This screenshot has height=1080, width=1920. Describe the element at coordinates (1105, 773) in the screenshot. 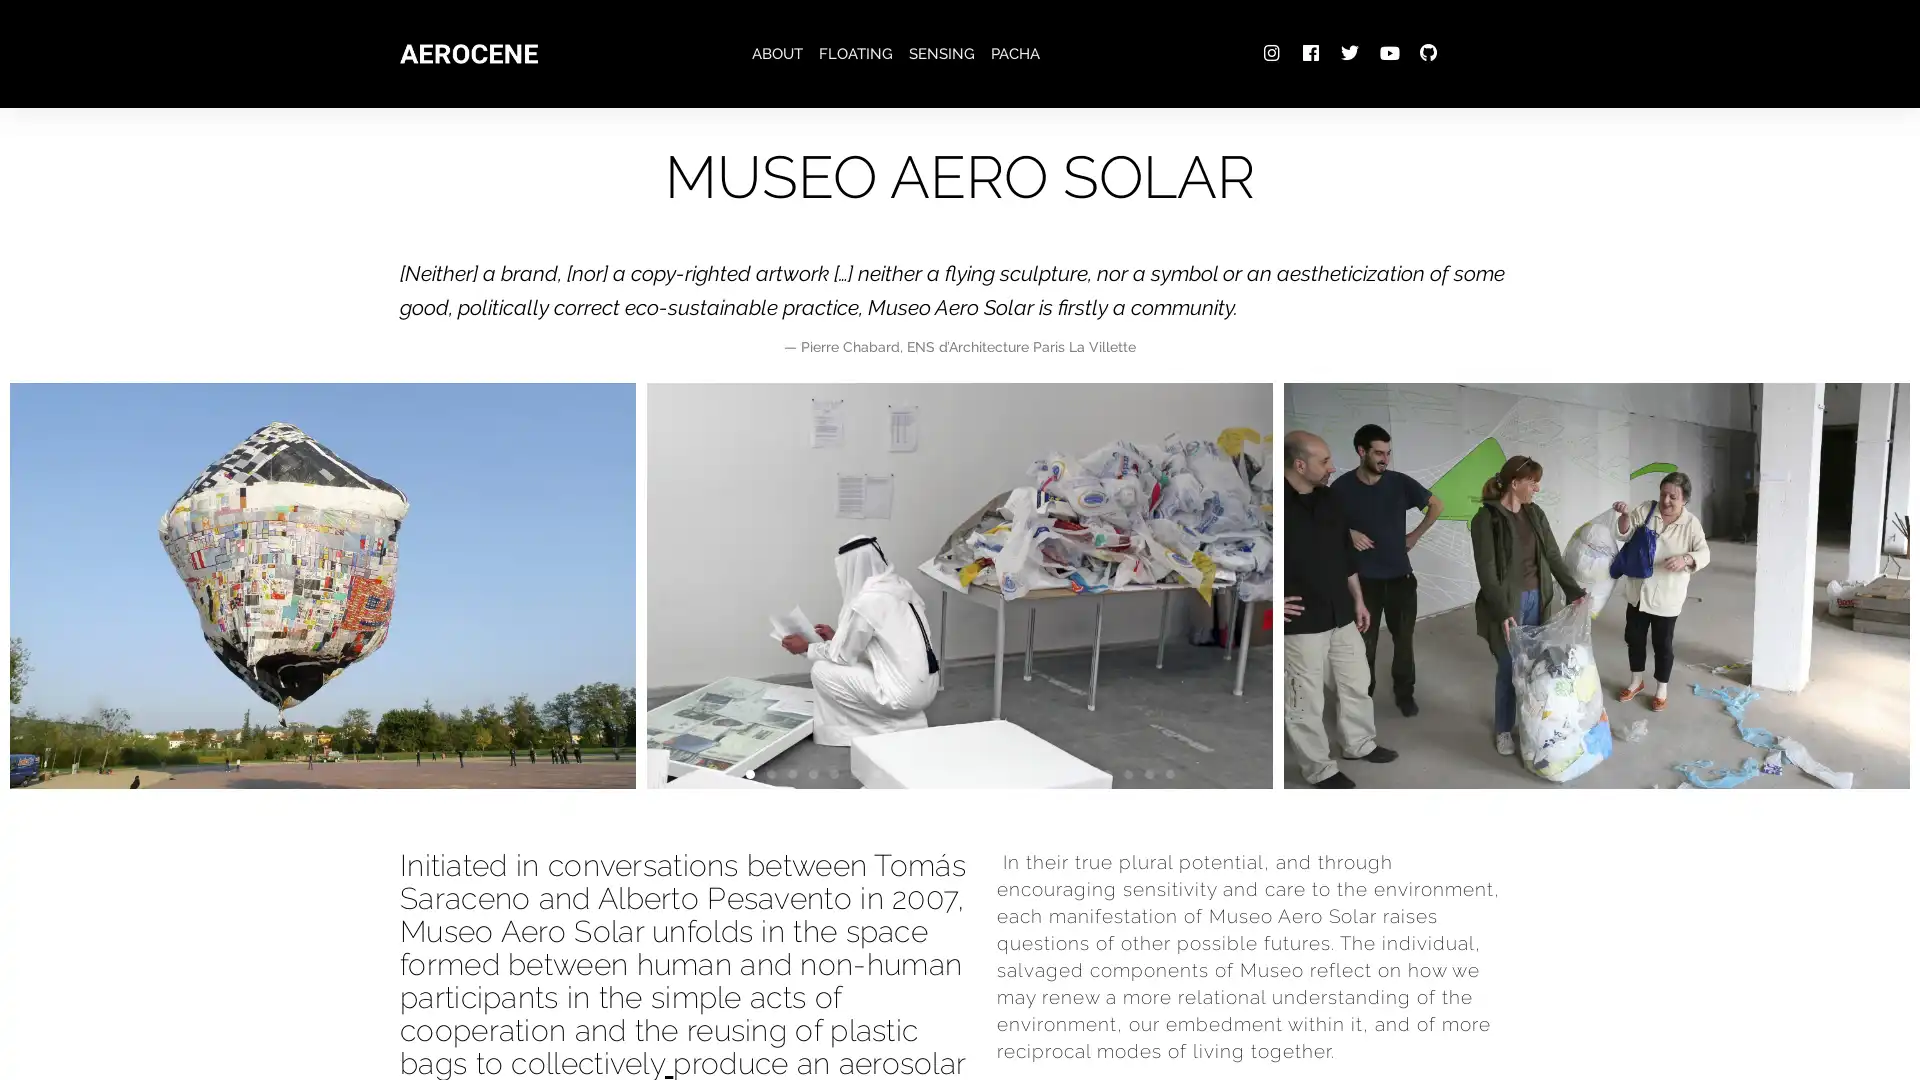

I see `Go to slide 18` at that location.